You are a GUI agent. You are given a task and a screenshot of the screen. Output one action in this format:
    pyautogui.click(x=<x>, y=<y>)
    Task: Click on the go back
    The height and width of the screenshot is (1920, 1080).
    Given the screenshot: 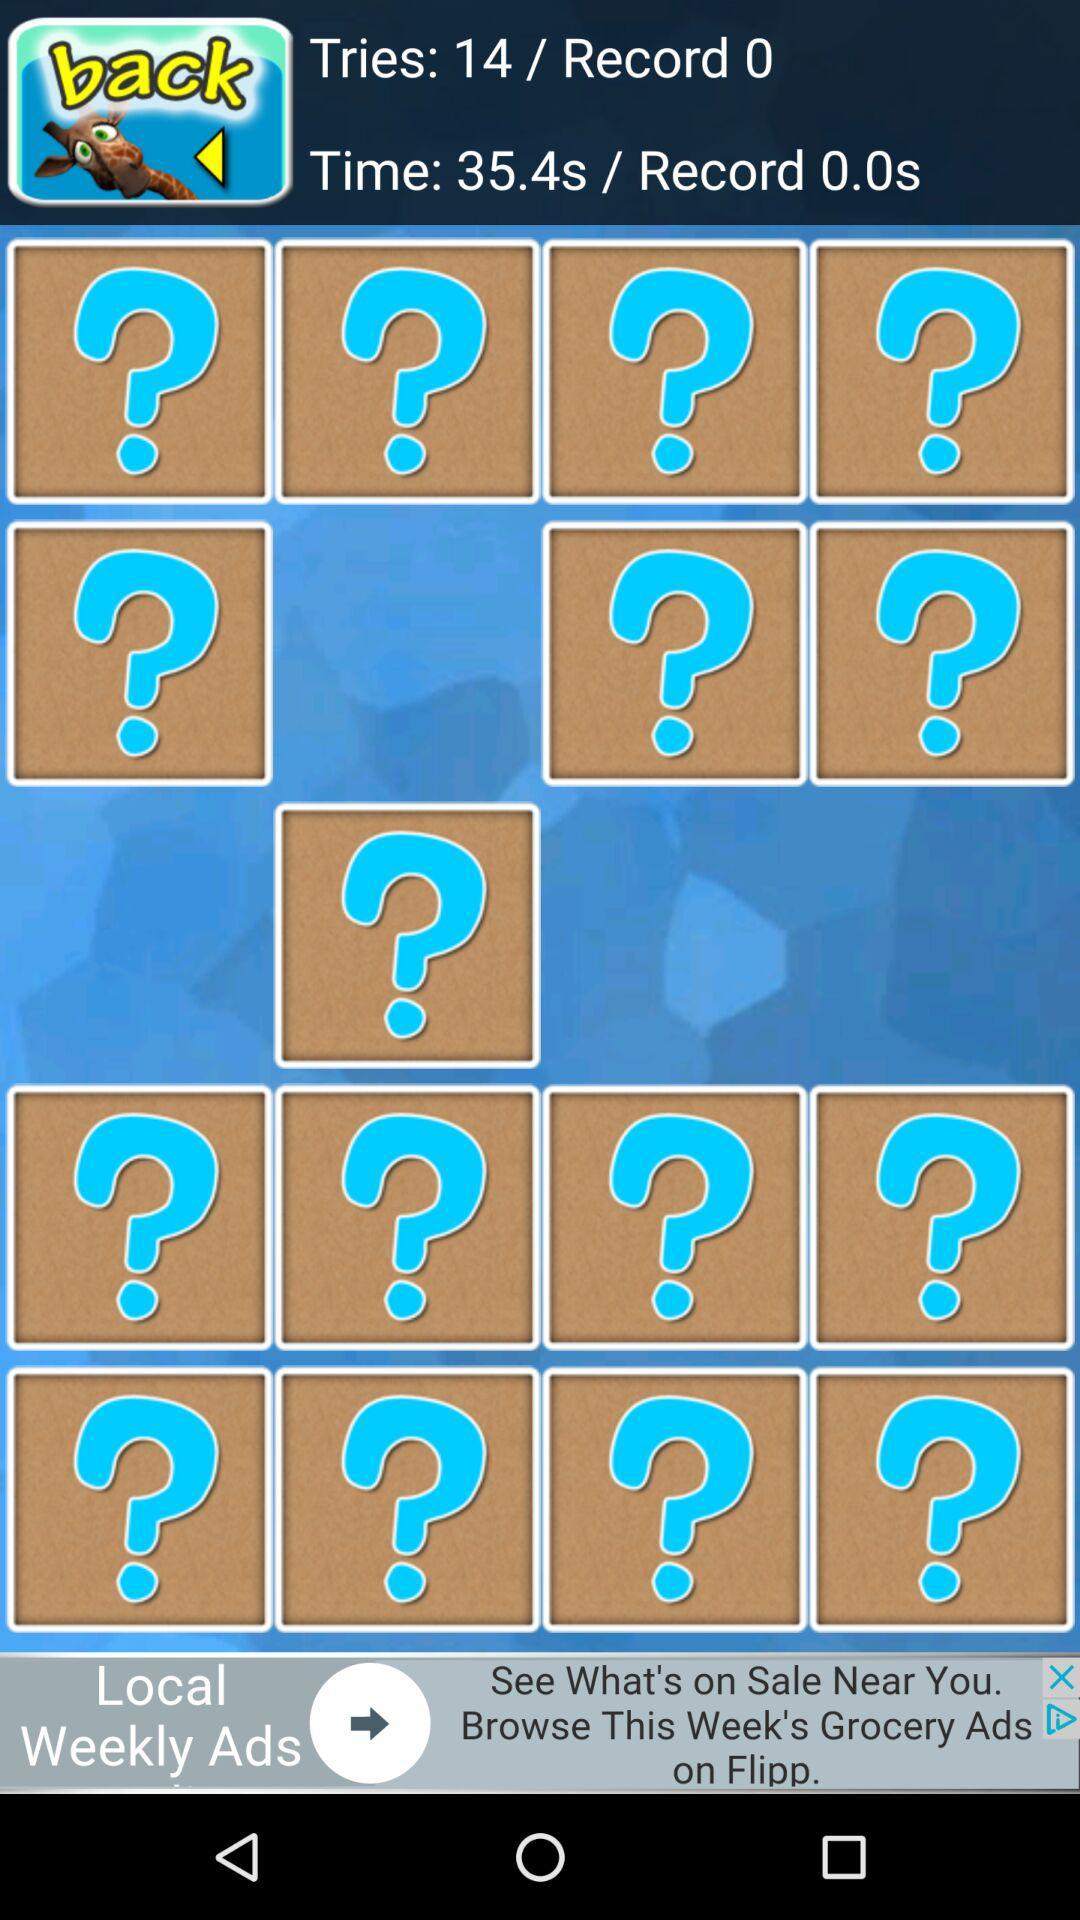 What is the action you would take?
    pyautogui.click(x=153, y=111)
    